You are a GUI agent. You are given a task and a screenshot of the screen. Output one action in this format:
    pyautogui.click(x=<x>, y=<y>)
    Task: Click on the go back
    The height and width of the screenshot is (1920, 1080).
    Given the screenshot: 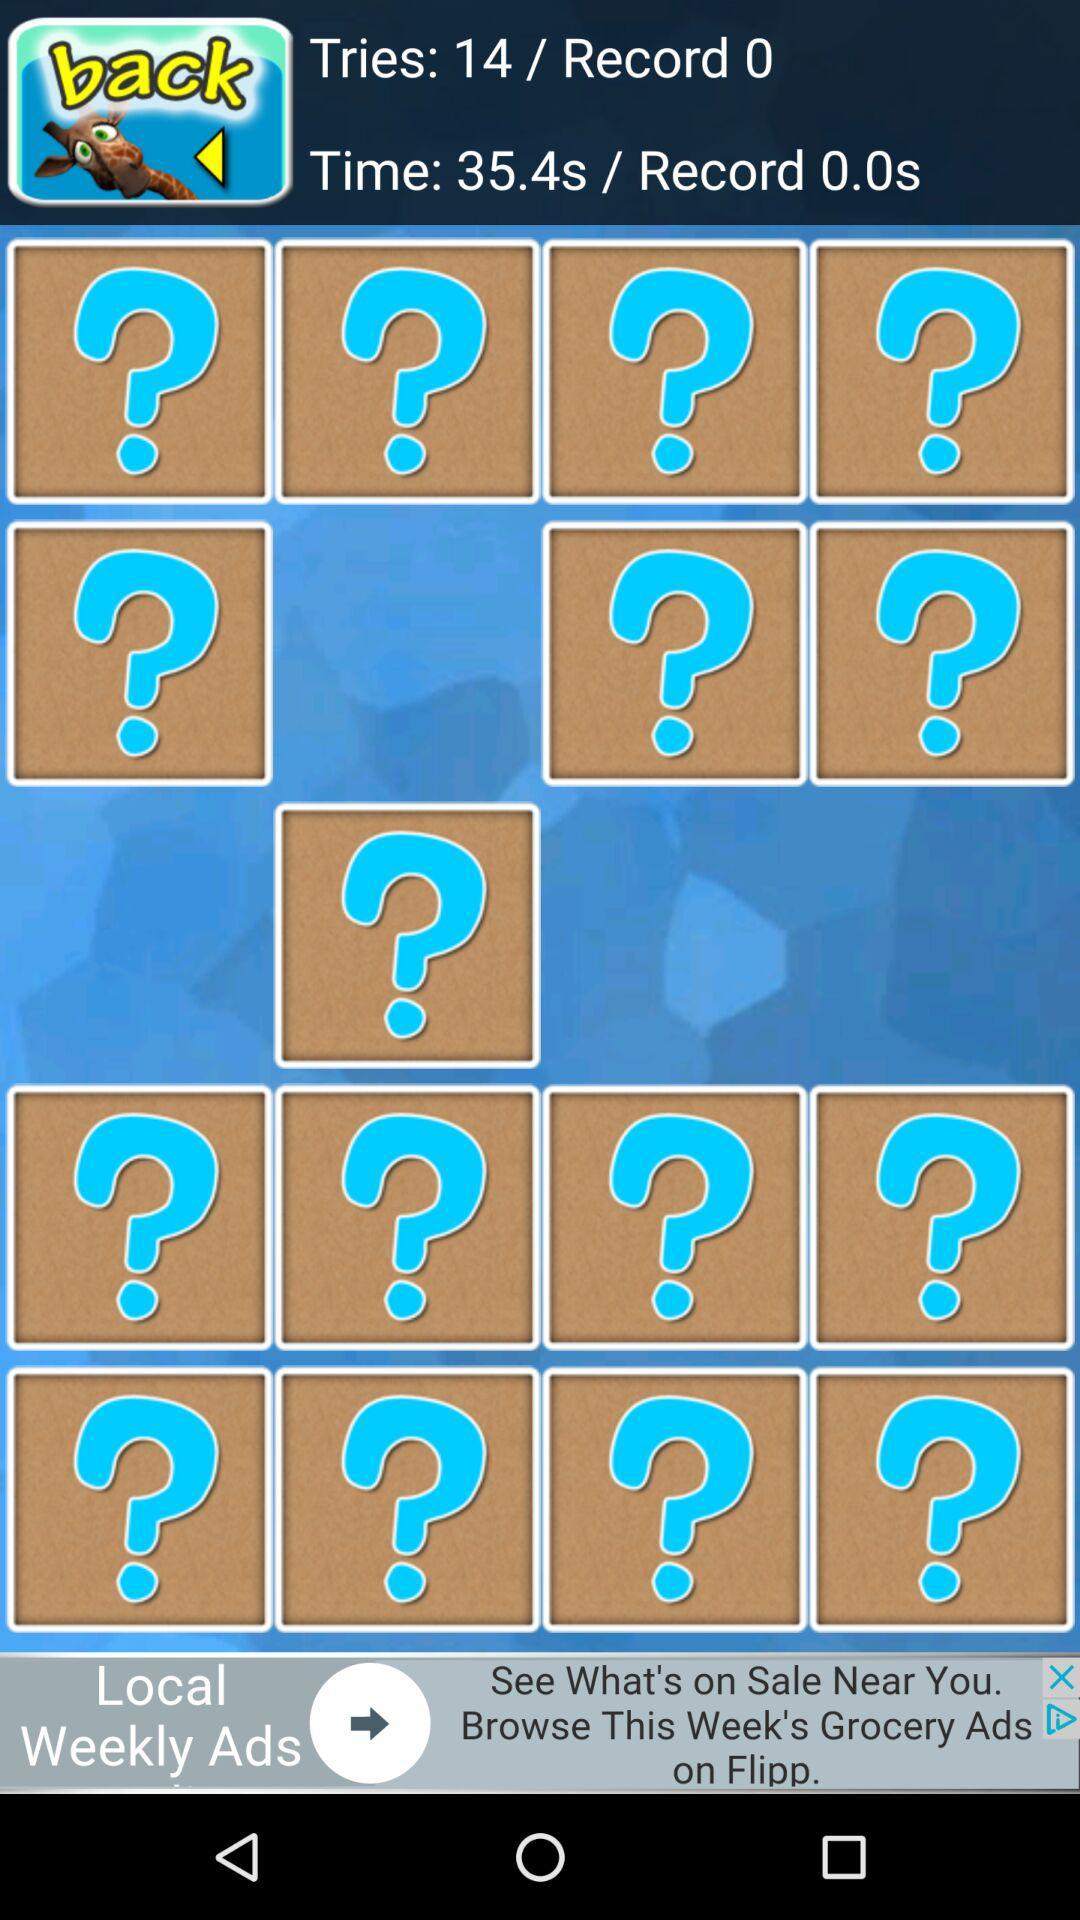 What is the action you would take?
    pyautogui.click(x=153, y=111)
    